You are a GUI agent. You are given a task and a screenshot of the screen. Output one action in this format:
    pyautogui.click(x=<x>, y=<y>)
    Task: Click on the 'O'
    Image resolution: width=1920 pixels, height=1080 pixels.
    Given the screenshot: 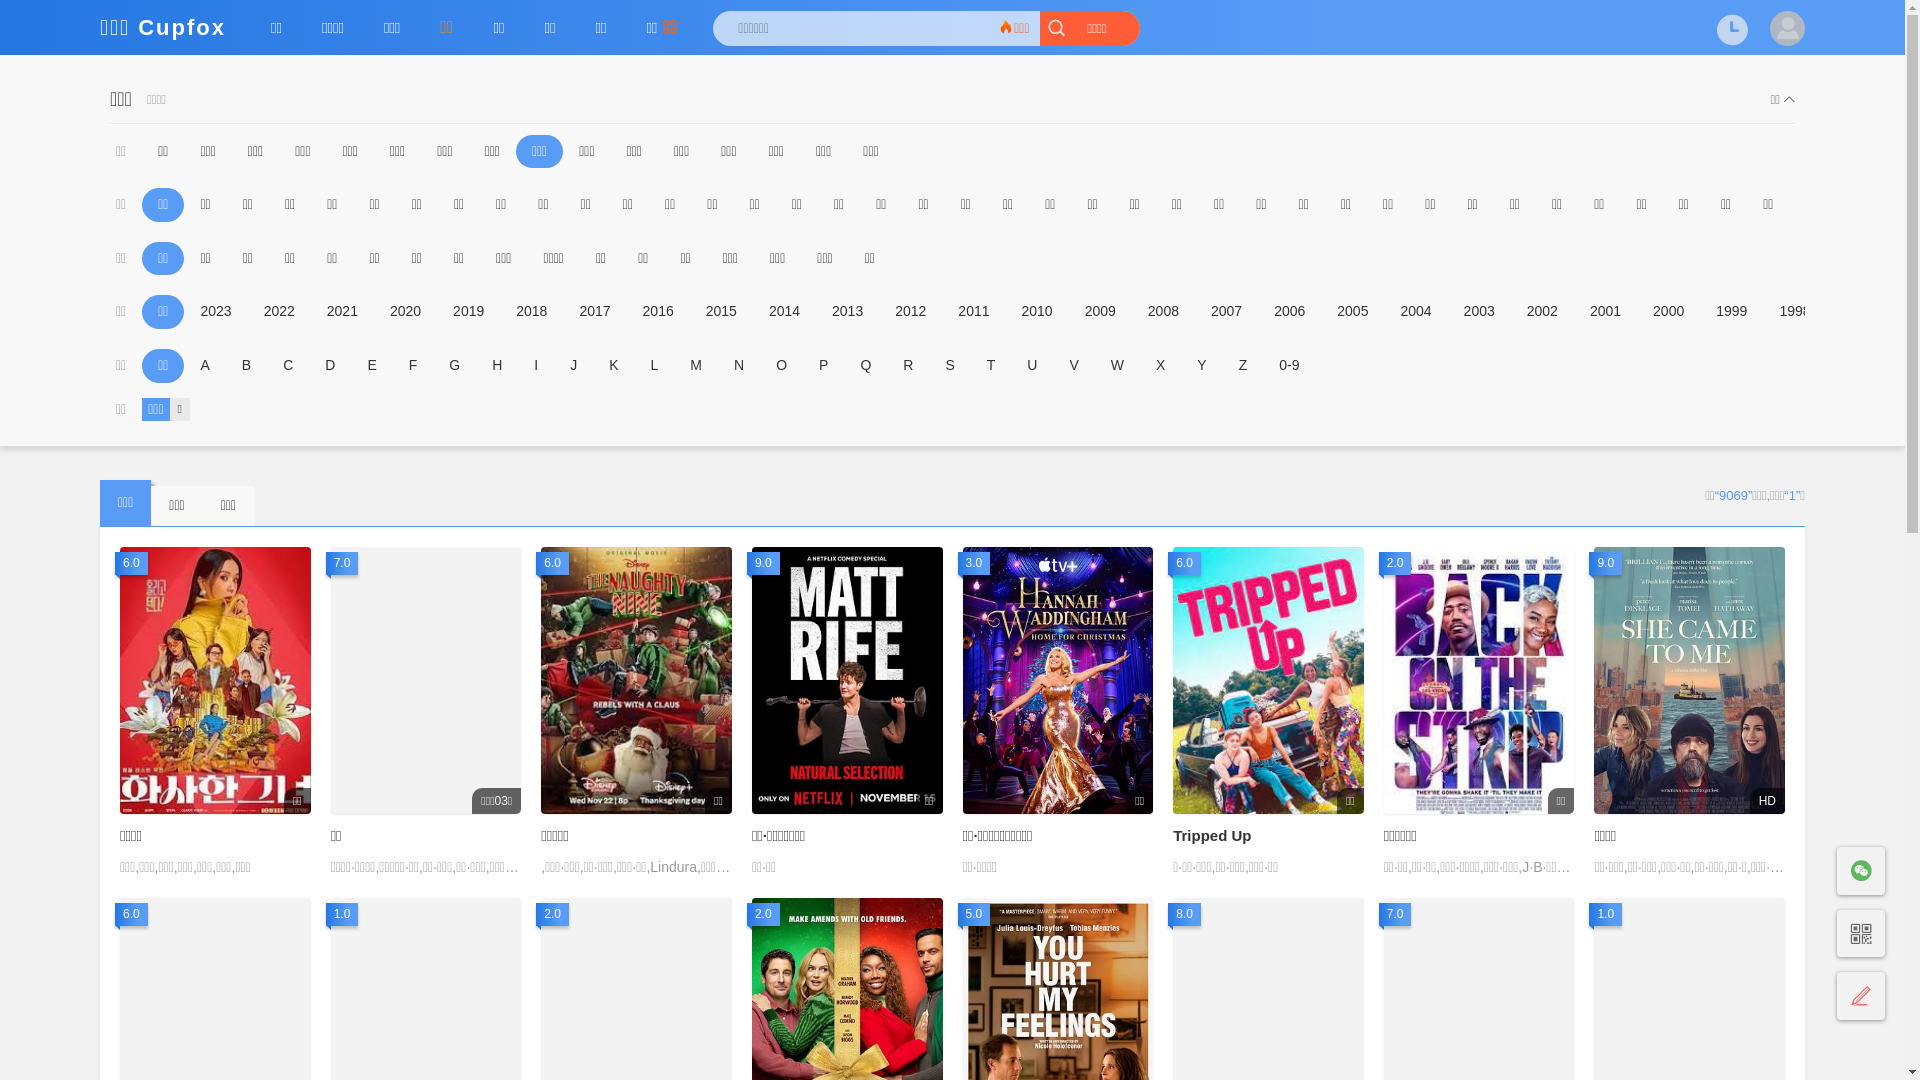 What is the action you would take?
    pyautogui.click(x=758, y=366)
    